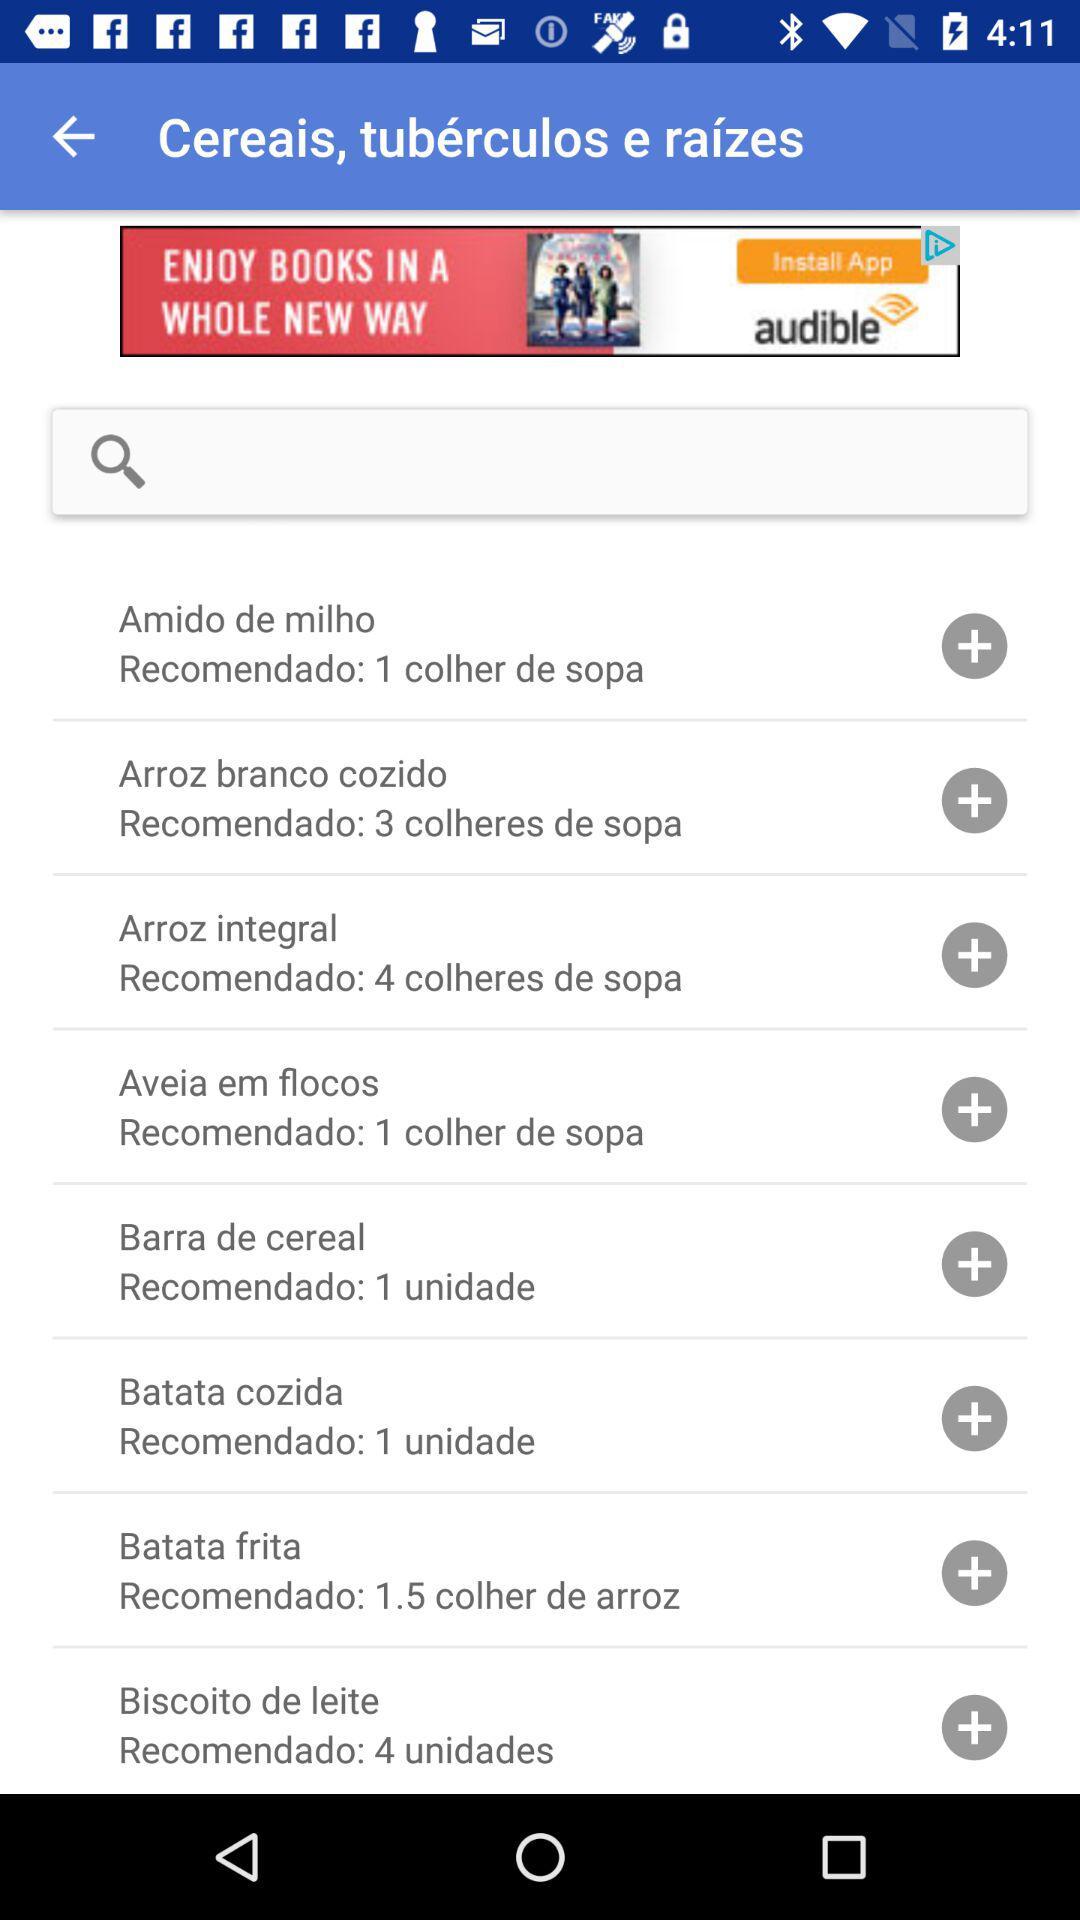 This screenshot has width=1080, height=1920. Describe the element at coordinates (540, 290) in the screenshot. I see `open` at that location.